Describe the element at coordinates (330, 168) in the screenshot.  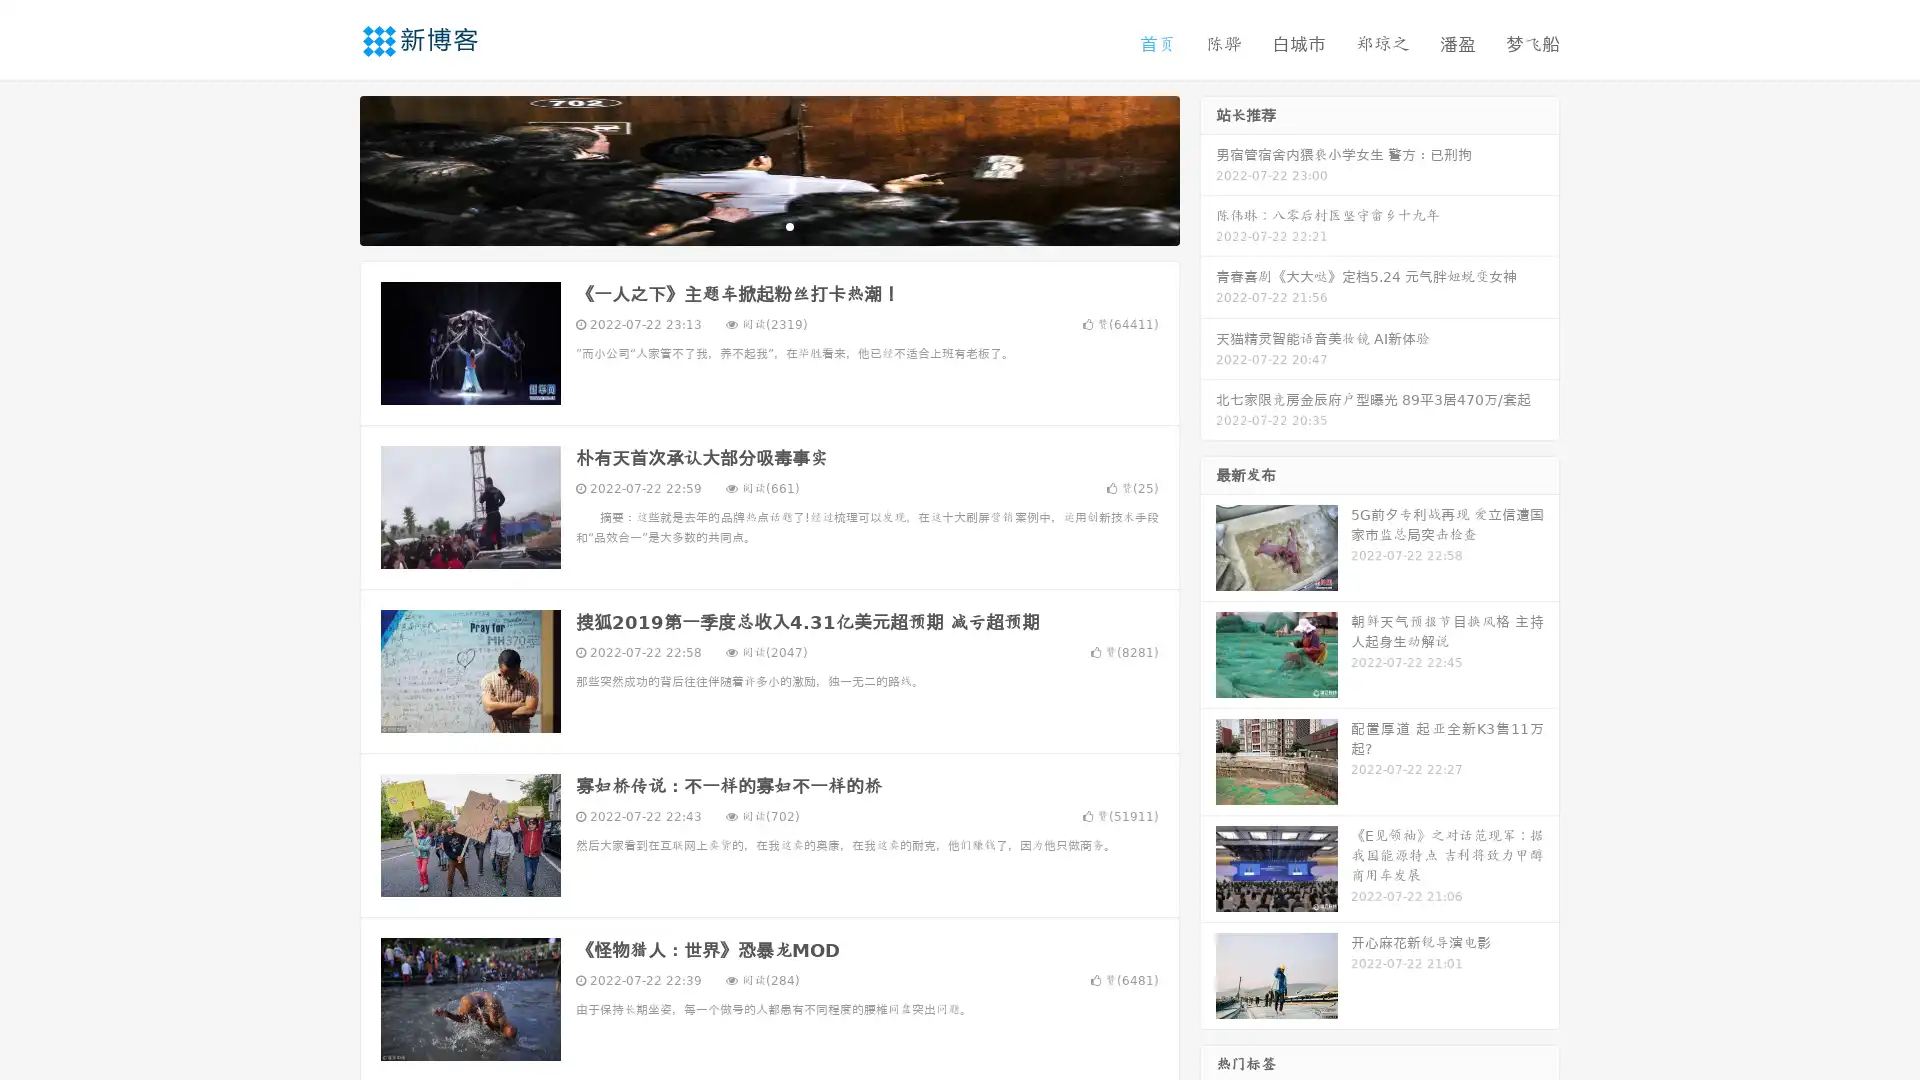
I see `Previous slide` at that location.